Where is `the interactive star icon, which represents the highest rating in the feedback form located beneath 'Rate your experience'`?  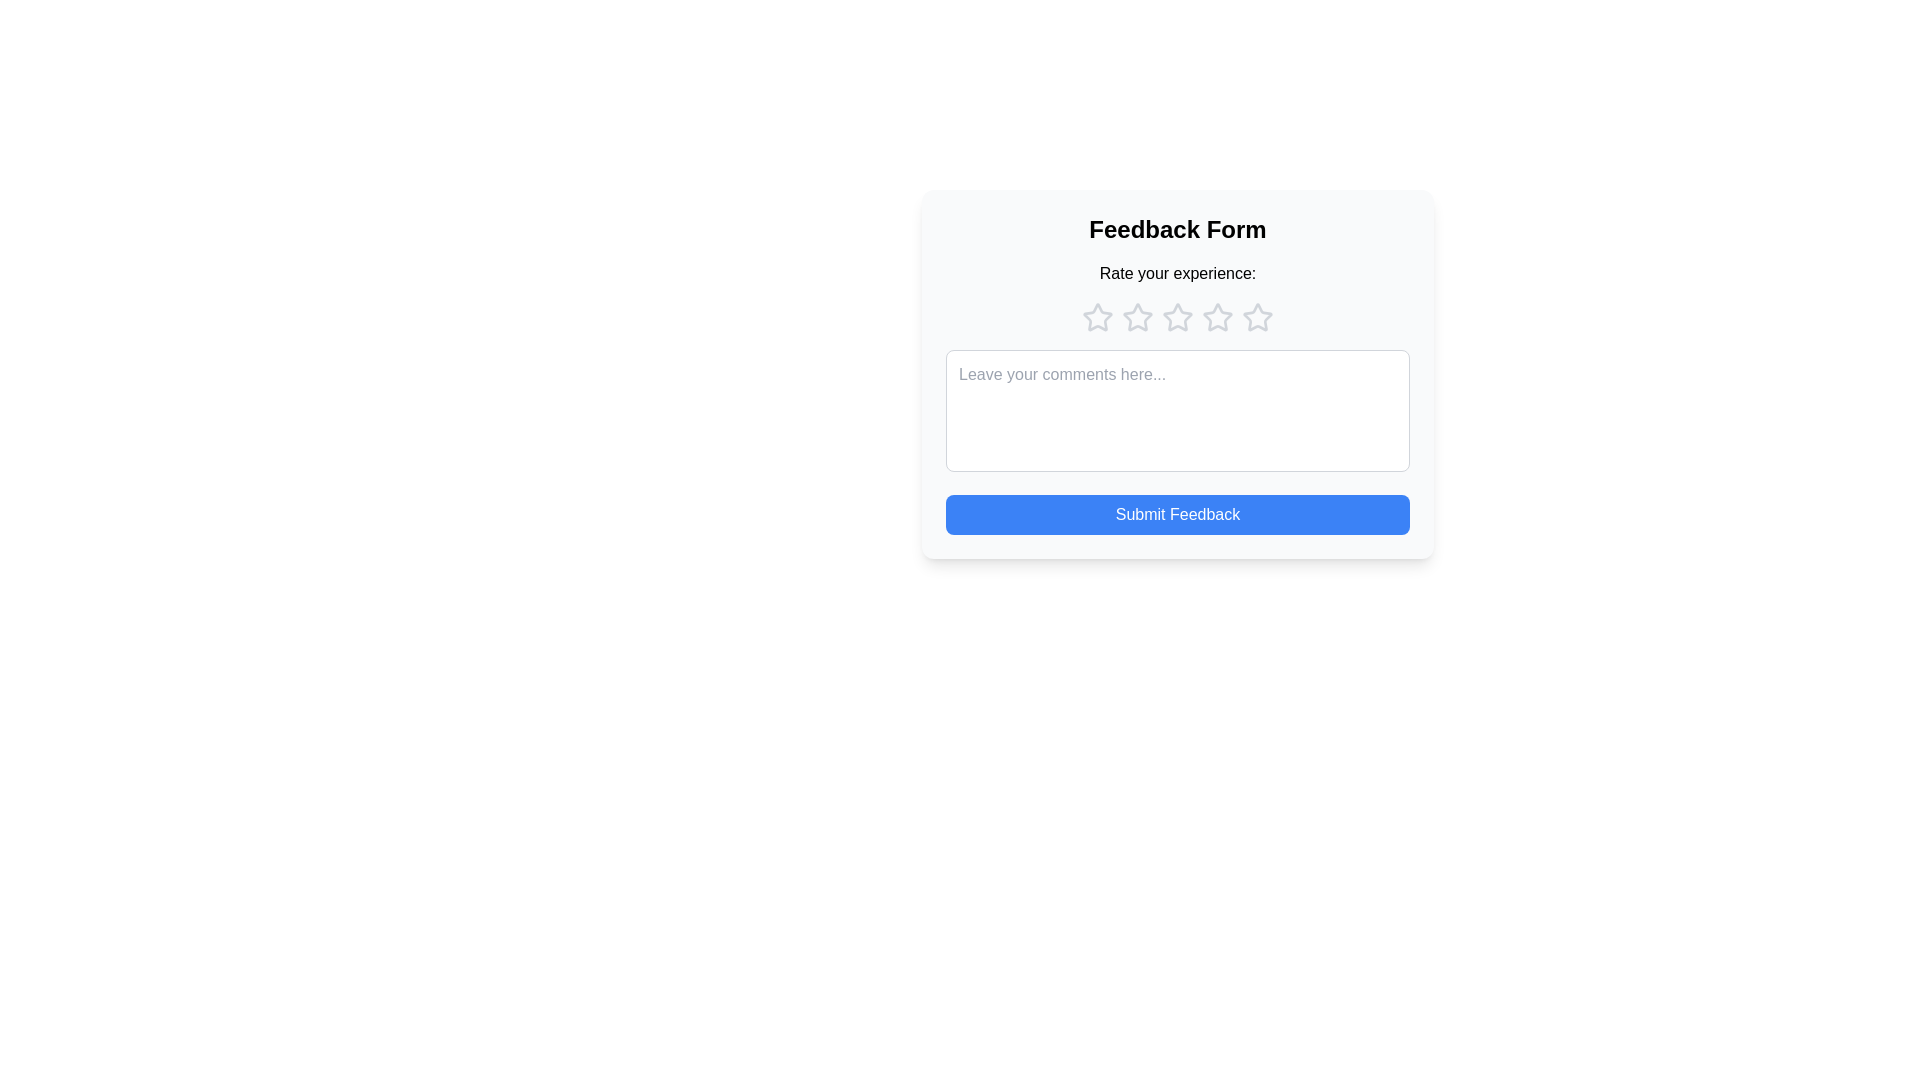 the interactive star icon, which represents the highest rating in the feedback form located beneath 'Rate your experience' is located at coordinates (1256, 316).